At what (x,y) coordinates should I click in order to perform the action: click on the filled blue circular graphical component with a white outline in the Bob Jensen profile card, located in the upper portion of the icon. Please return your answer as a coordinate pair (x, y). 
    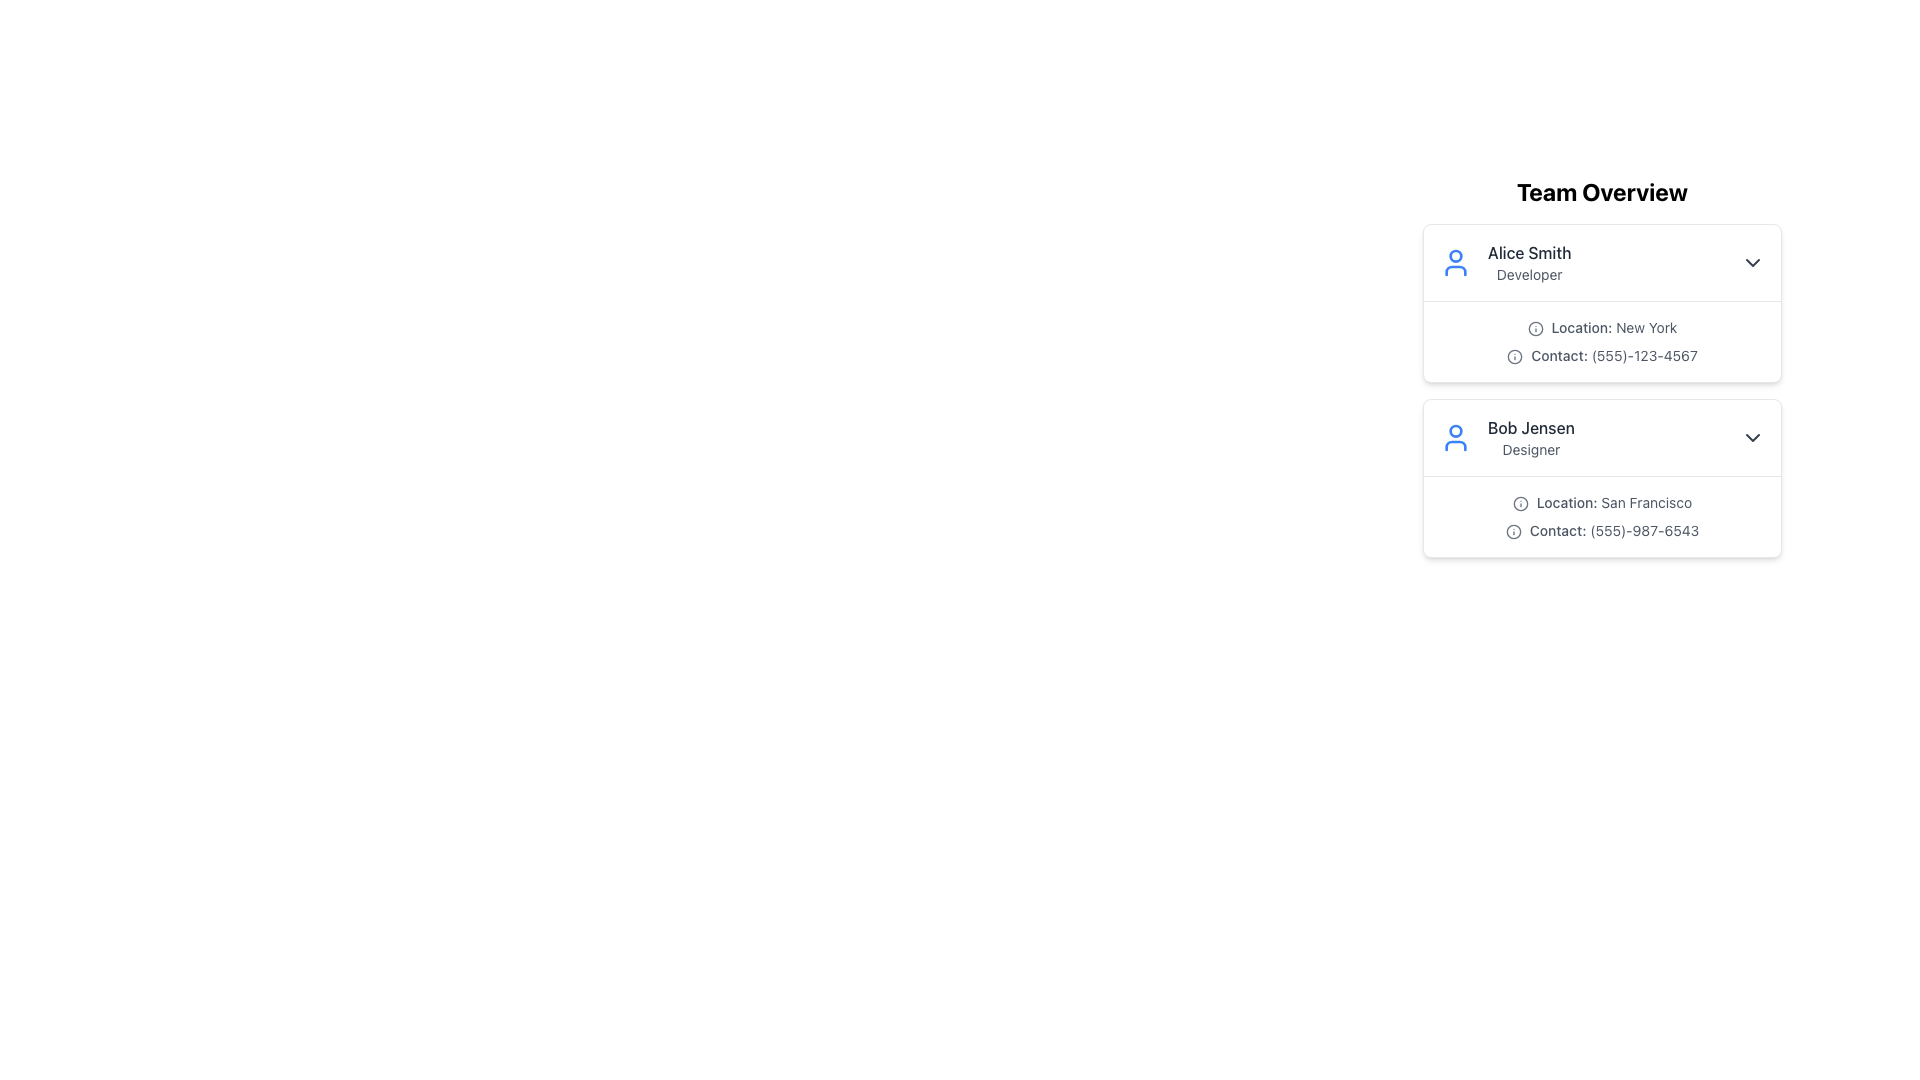
    Looking at the image, I should click on (1455, 430).